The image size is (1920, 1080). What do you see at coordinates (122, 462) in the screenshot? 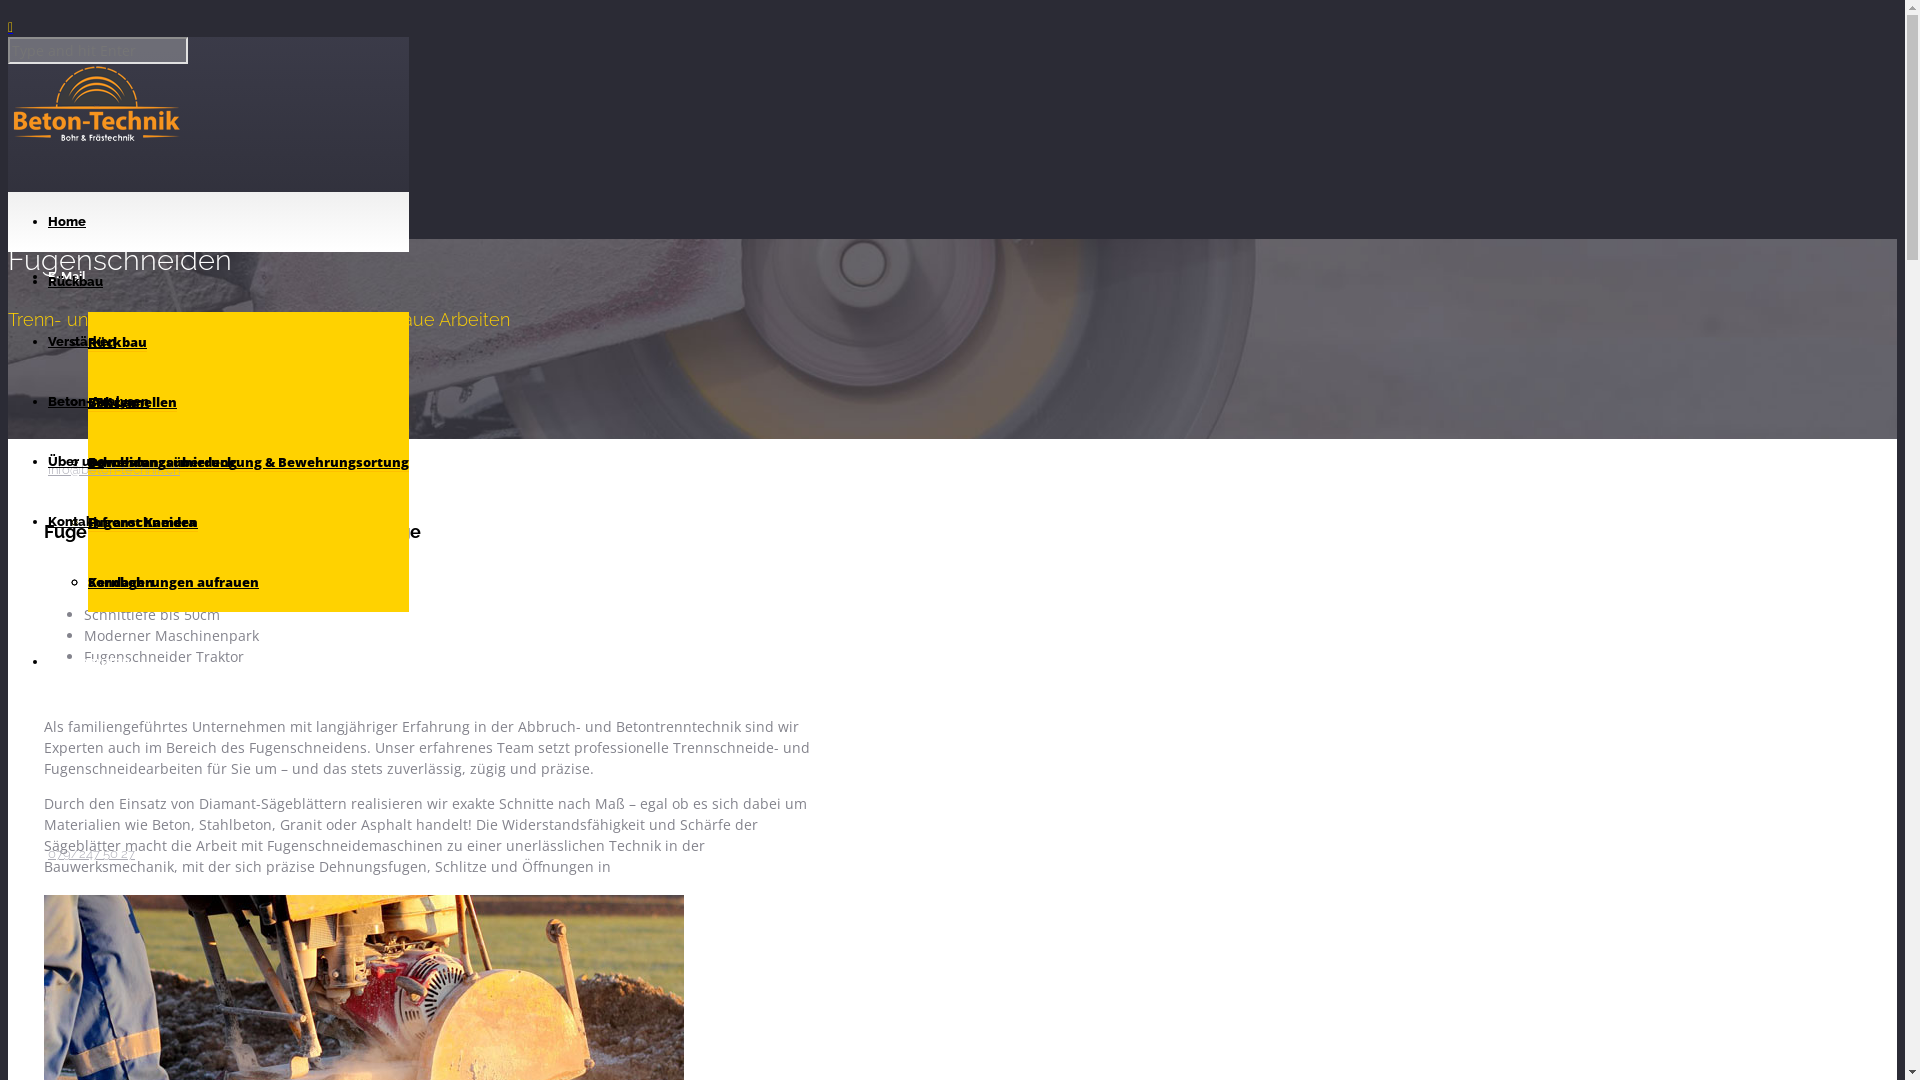
I see `'Schneiden'` at bounding box center [122, 462].